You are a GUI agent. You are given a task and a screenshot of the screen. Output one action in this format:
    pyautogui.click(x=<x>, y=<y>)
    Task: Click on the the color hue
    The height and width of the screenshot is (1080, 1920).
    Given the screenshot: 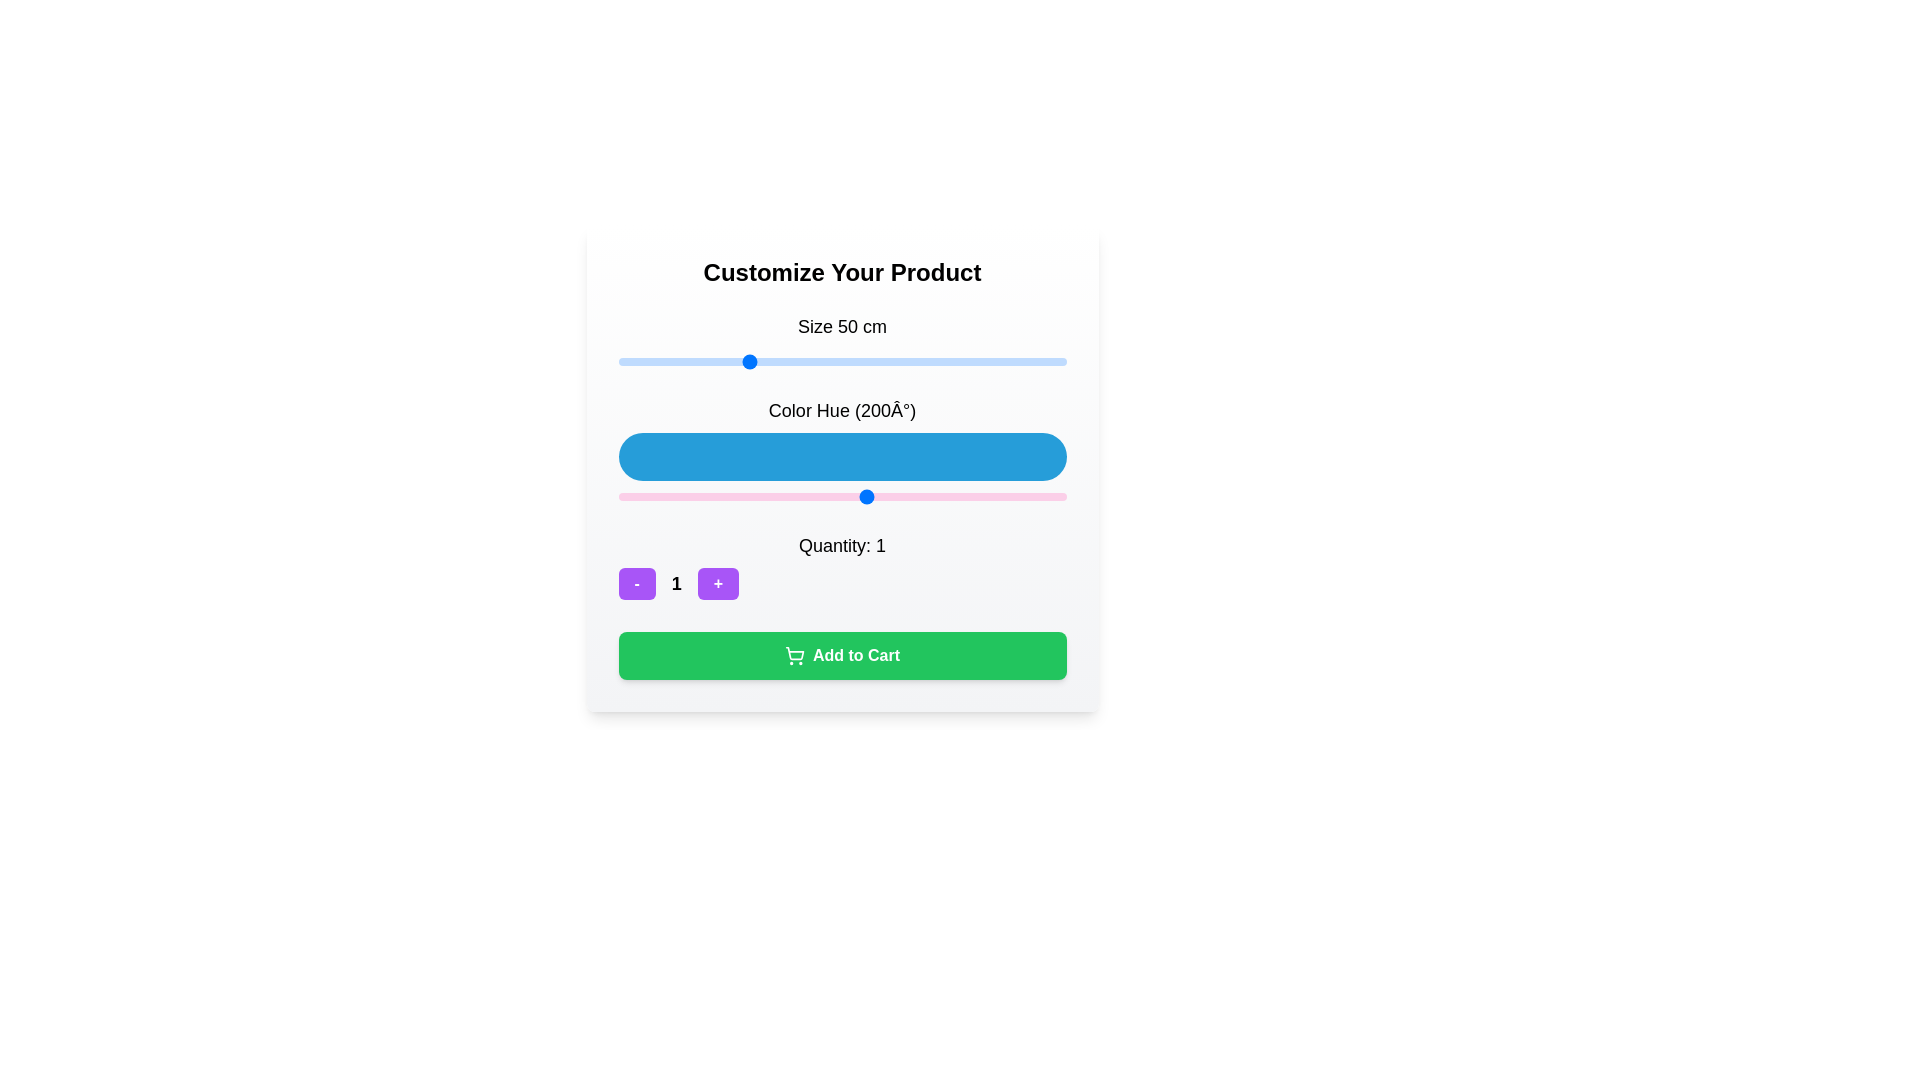 What is the action you would take?
    pyautogui.click(x=944, y=496)
    